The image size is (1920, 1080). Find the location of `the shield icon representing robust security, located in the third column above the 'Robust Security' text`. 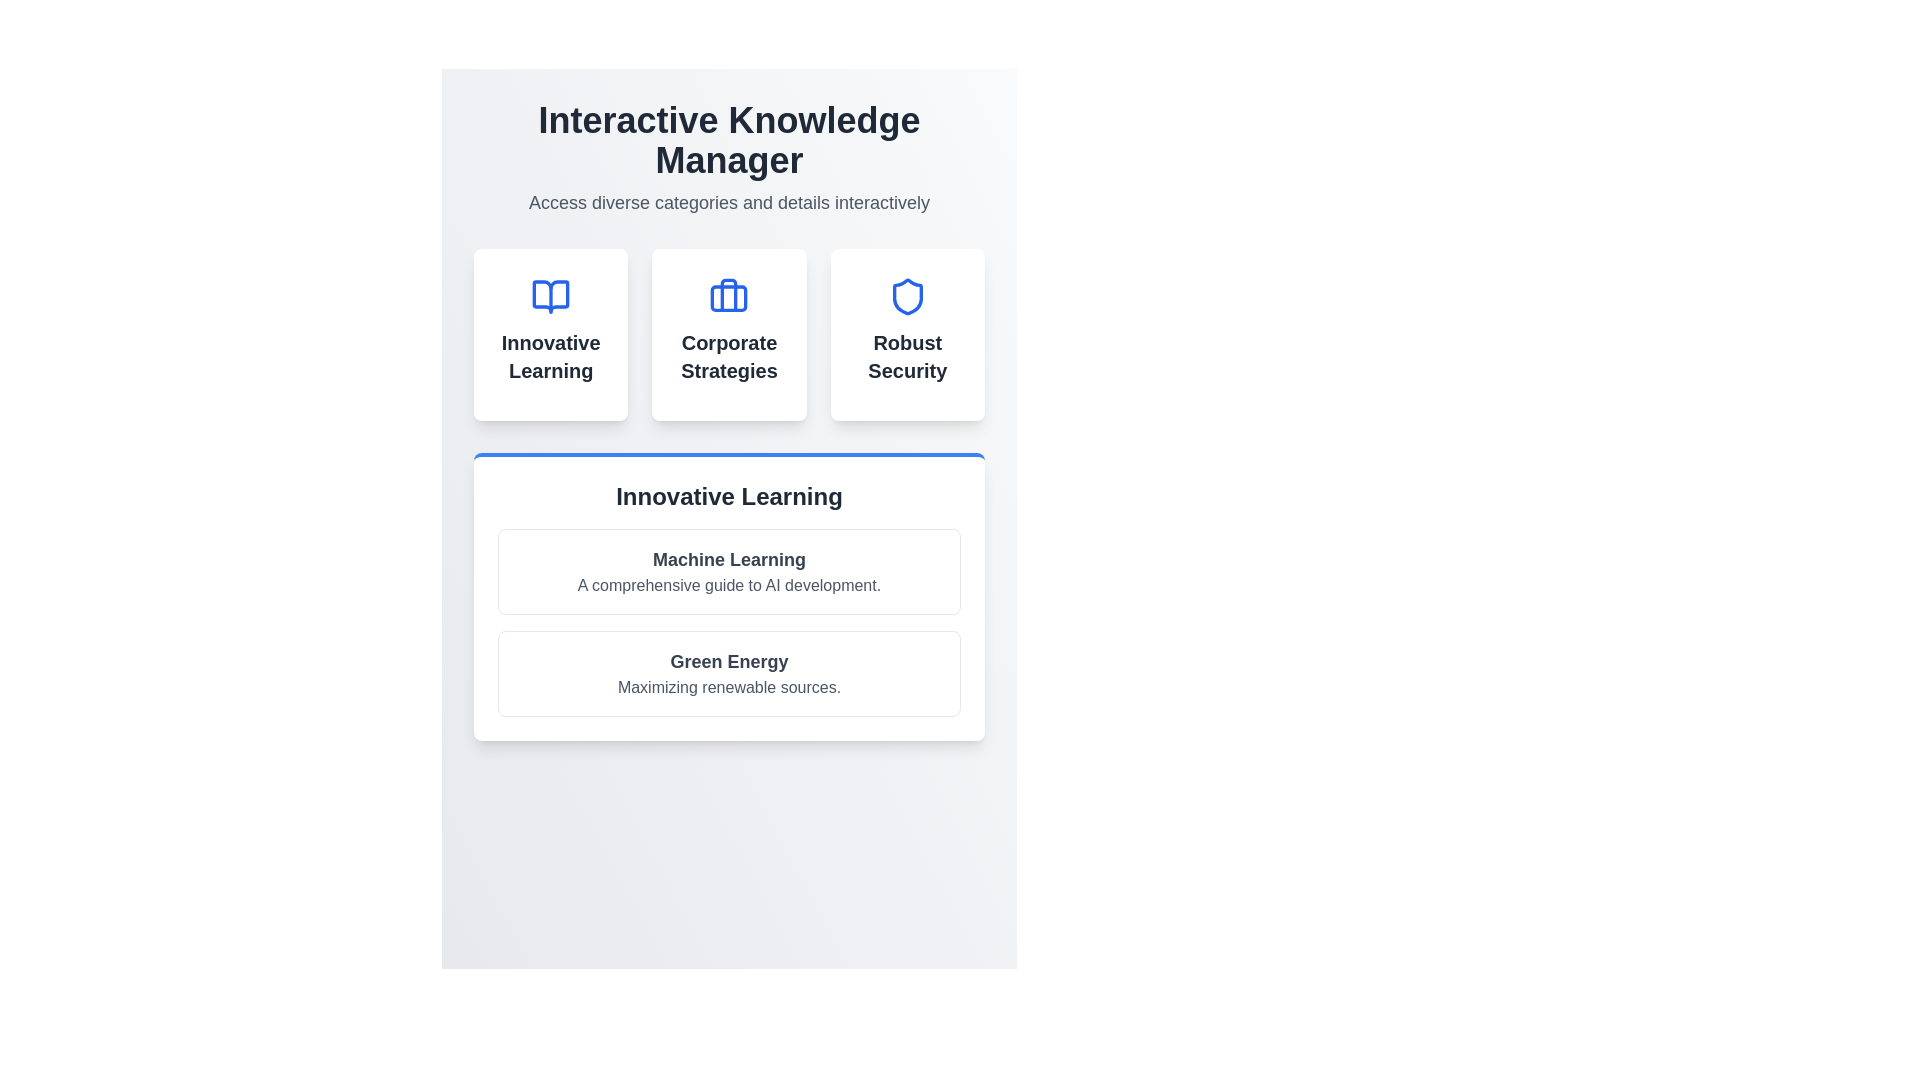

the shield icon representing robust security, located in the third column above the 'Robust Security' text is located at coordinates (906, 297).